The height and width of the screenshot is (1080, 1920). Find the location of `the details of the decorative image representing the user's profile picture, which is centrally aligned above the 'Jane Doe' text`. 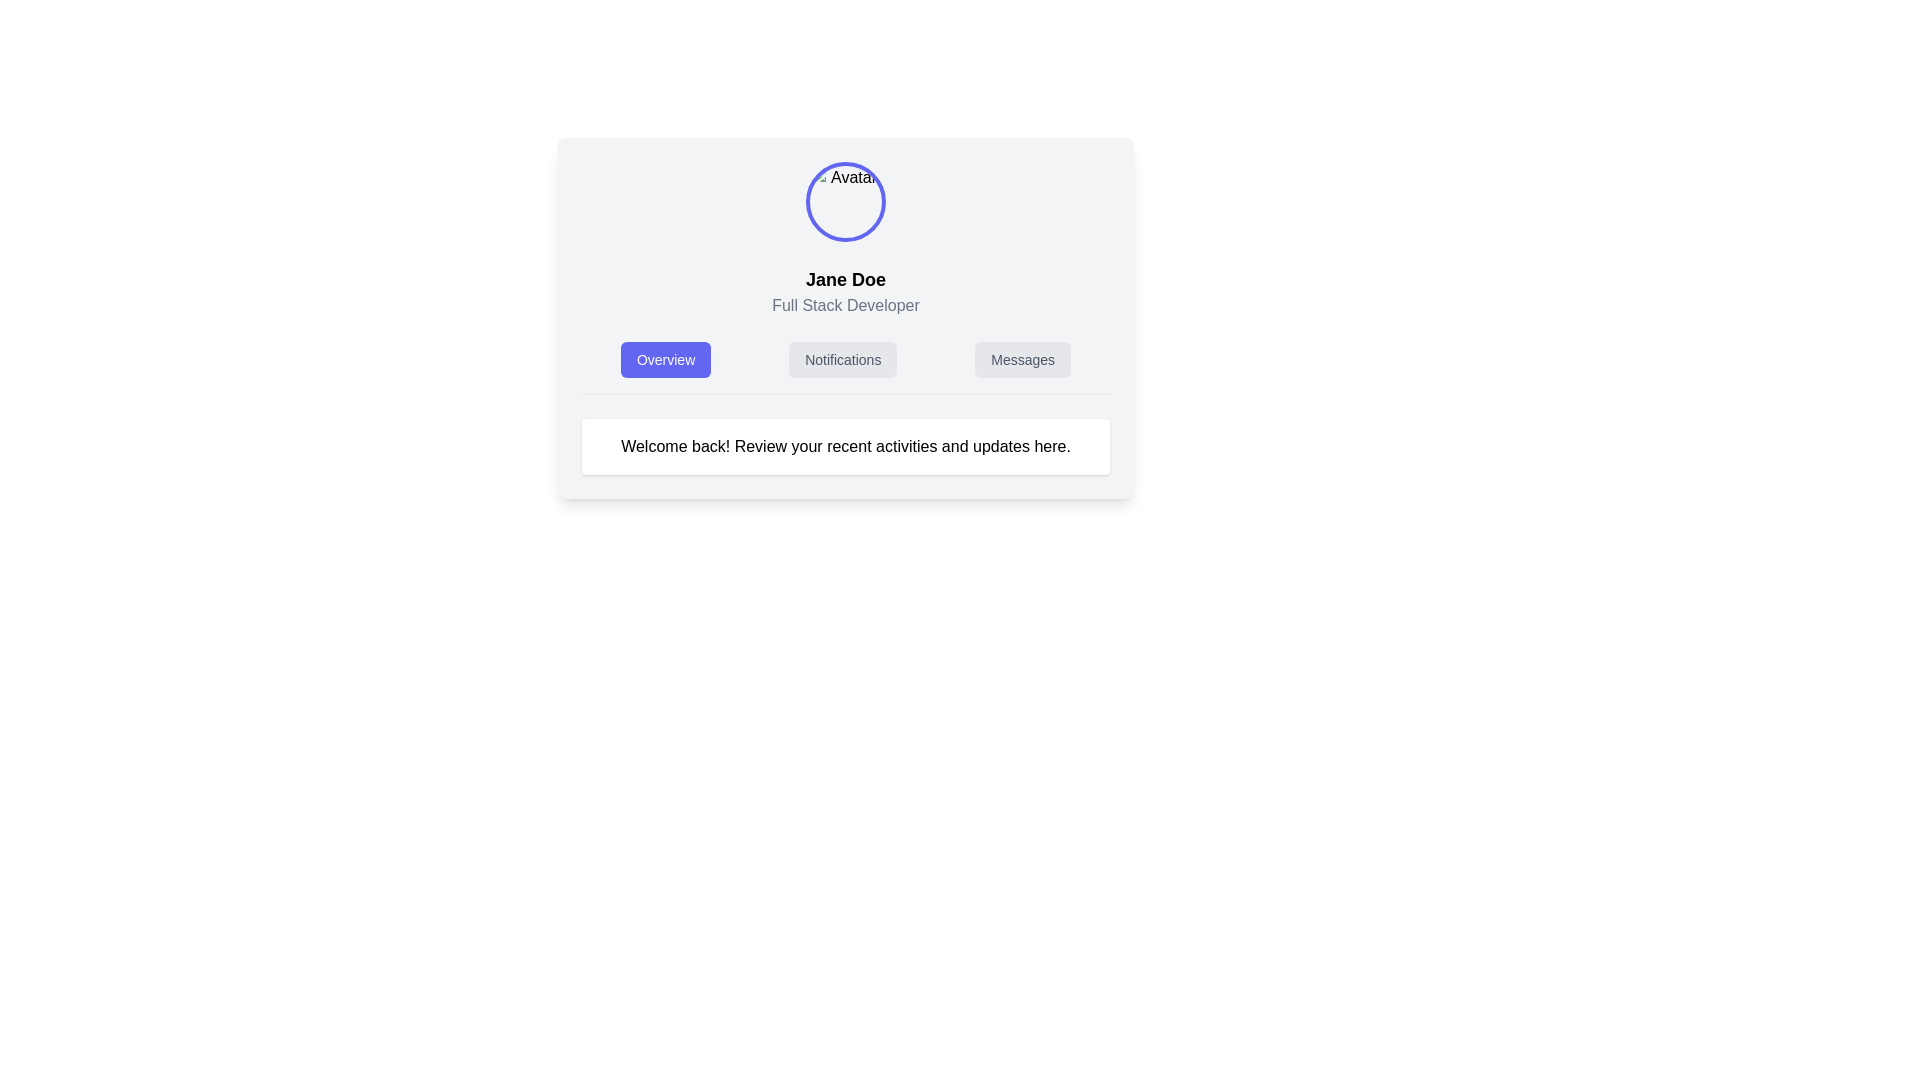

the details of the decorative image representing the user's profile picture, which is centrally aligned above the 'Jane Doe' text is located at coordinates (845, 201).